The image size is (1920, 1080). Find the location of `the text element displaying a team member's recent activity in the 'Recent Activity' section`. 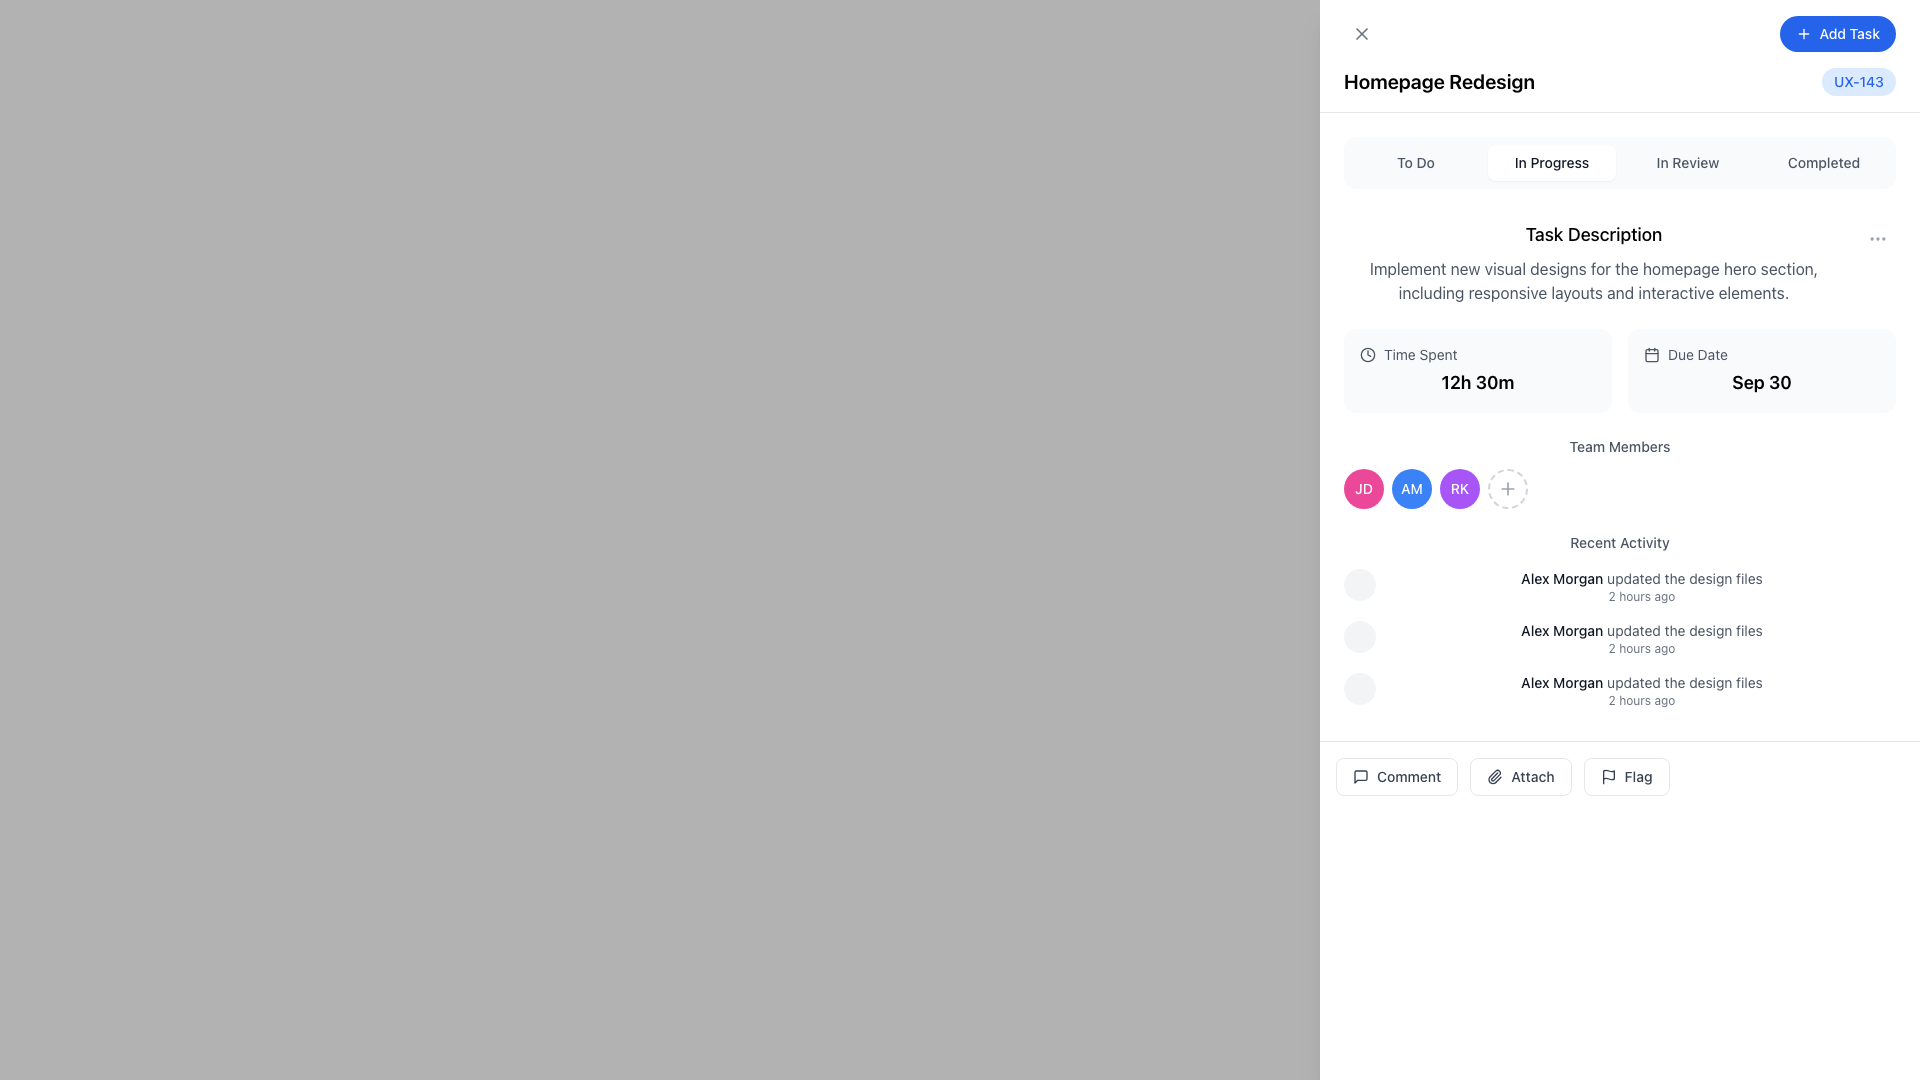

the text element displaying a team member's recent activity in the 'Recent Activity' section is located at coordinates (1641, 631).